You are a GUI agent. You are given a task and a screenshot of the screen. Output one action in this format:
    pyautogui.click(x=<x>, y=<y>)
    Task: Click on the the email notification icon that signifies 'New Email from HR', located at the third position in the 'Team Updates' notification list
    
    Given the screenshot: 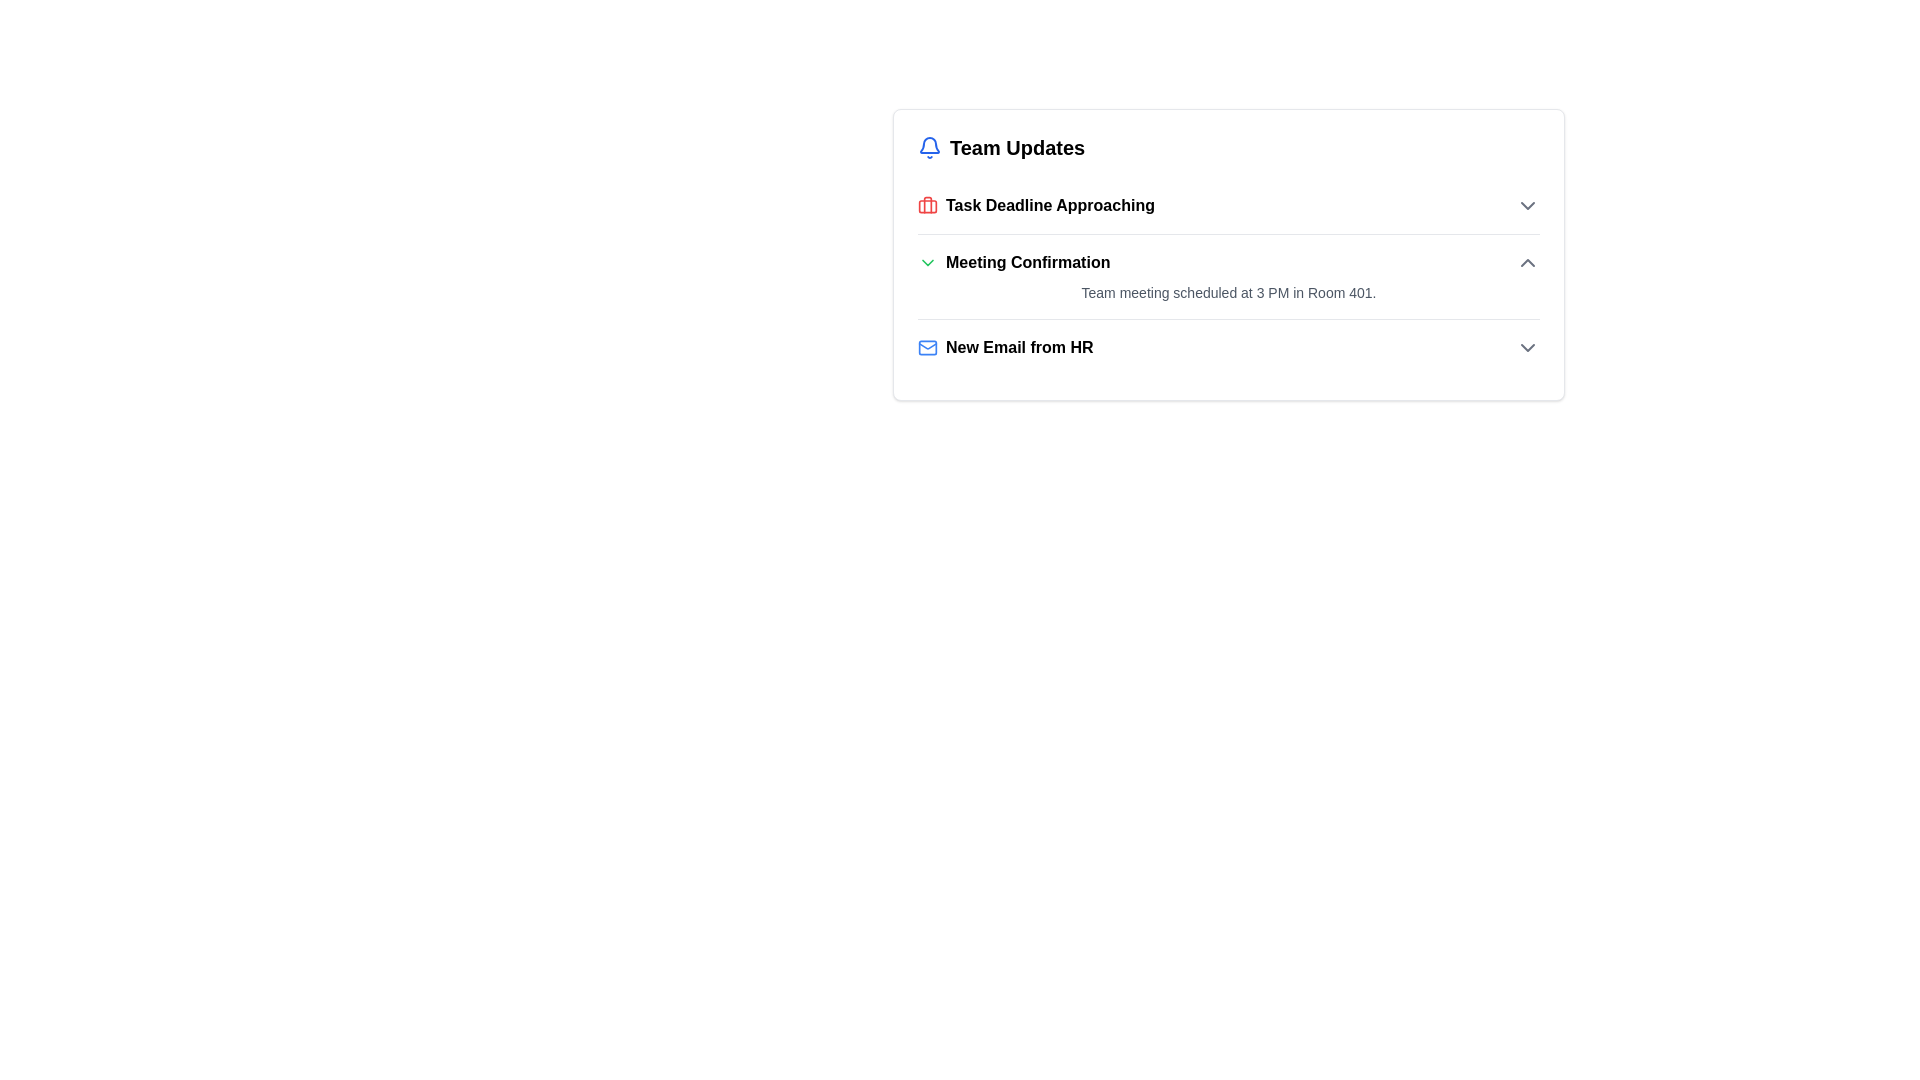 What is the action you would take?
    pyautogui.click(x=926, y=346)
    